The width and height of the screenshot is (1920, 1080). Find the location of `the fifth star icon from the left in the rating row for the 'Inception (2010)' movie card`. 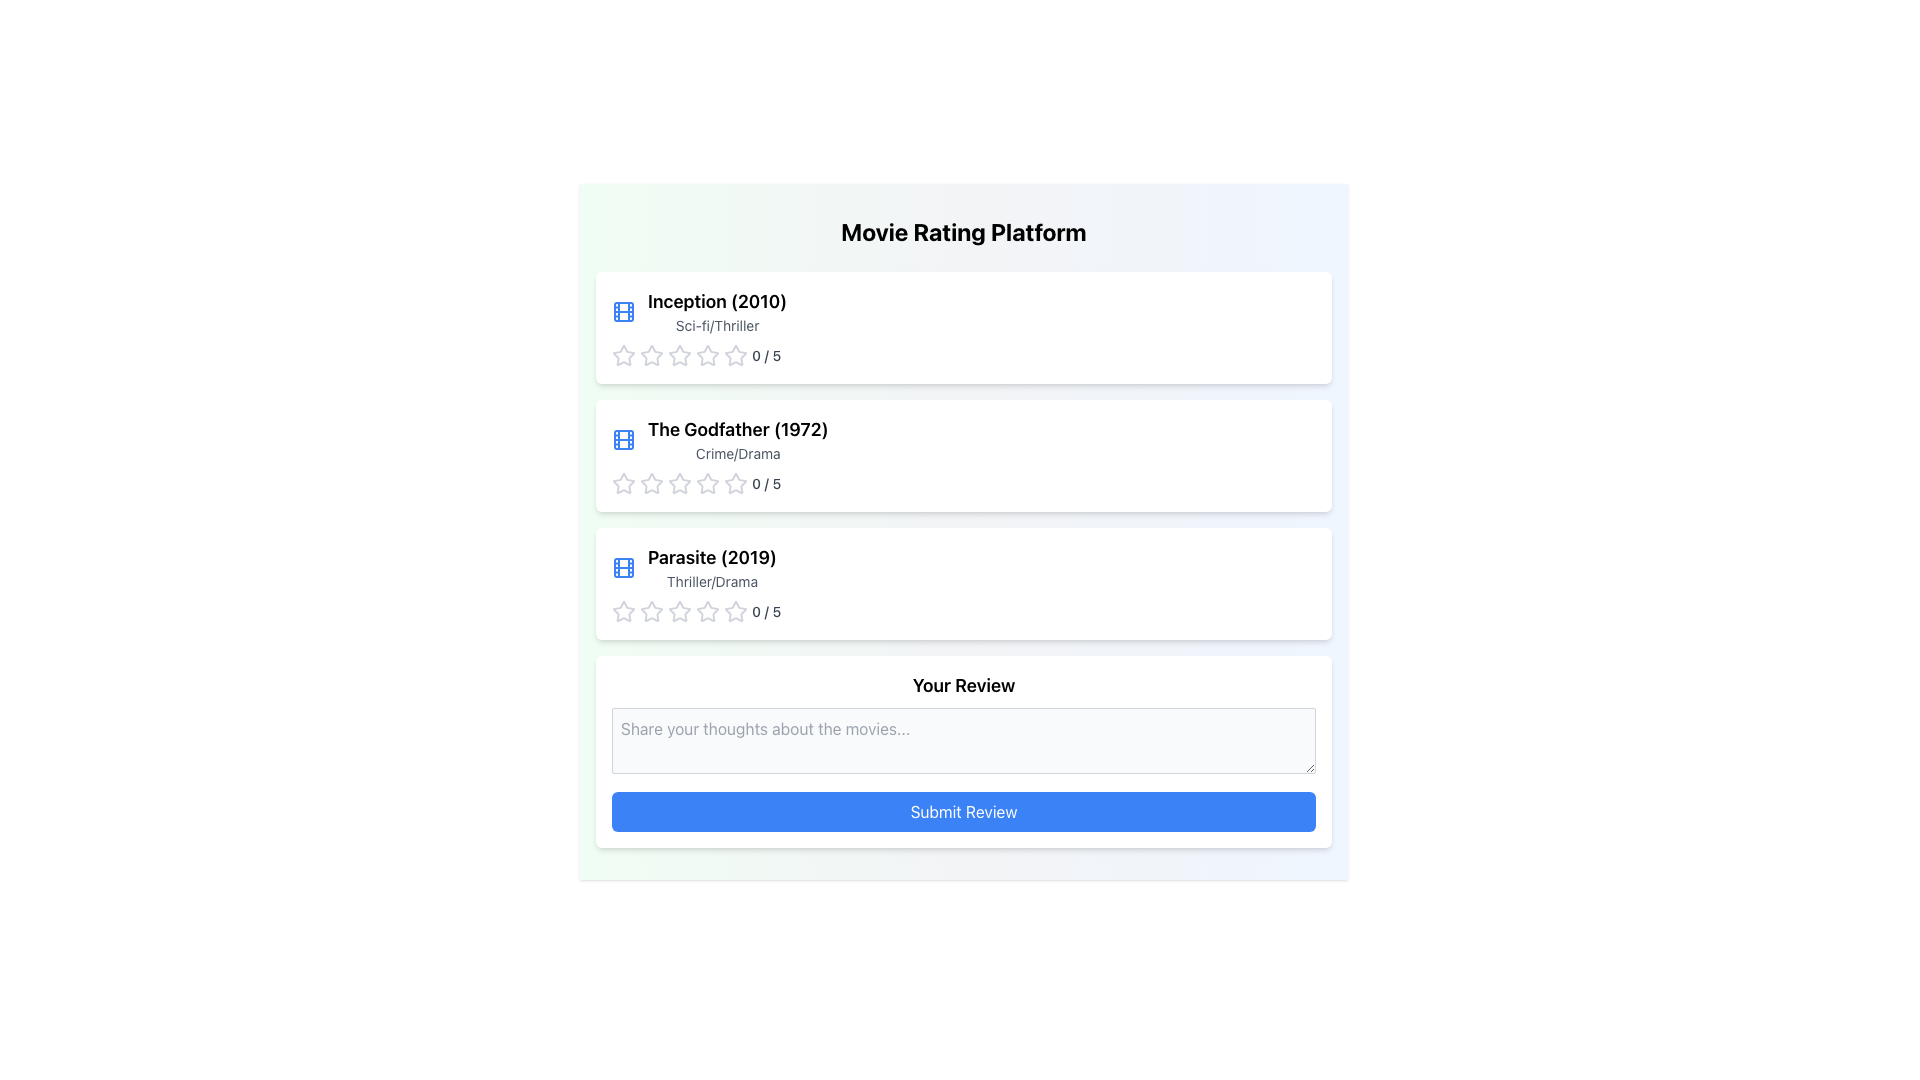

the fifth star icon from the left in the rating row for the 'Inception (2010)' movie card is located at coordinates (708, 354).